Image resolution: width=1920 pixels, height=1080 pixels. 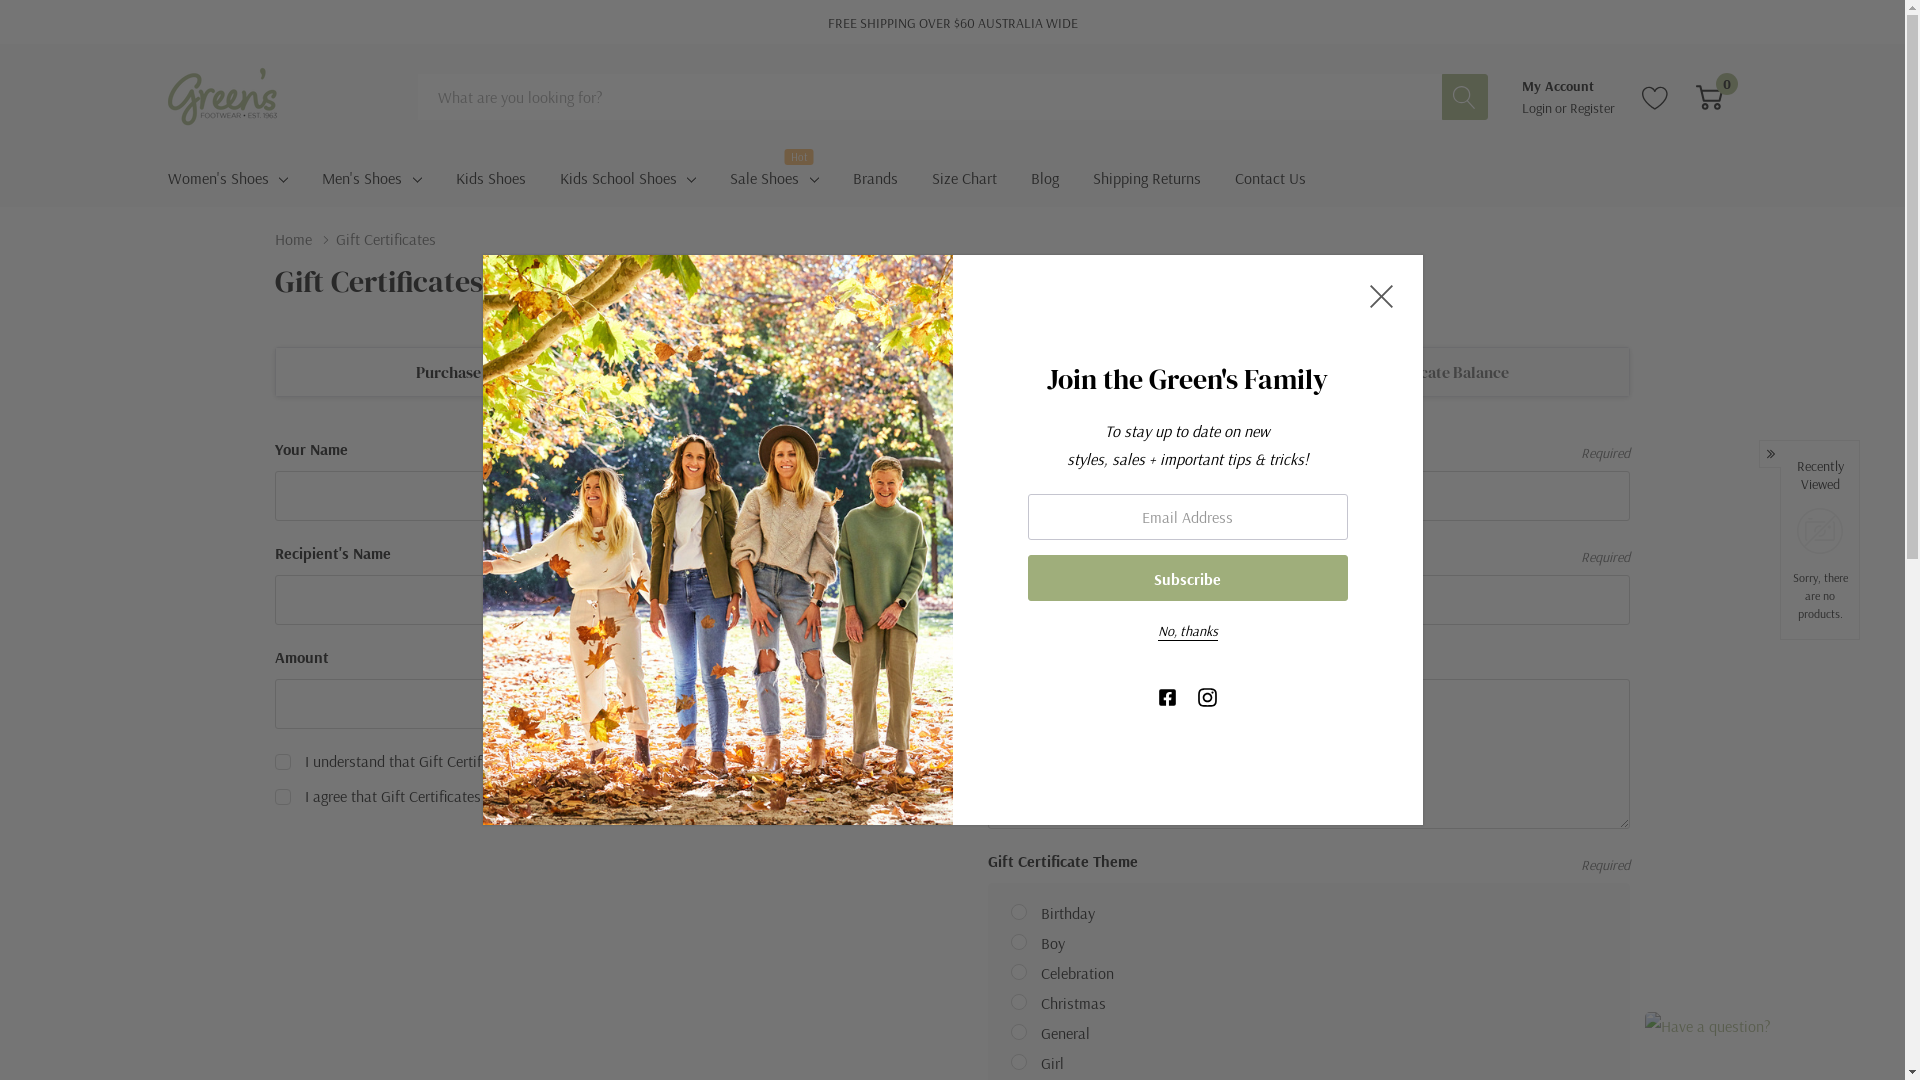 What do you see at coordinates (1708, 96) in the screenshot?
I see `'0'` at bounding box center [1708, 96].